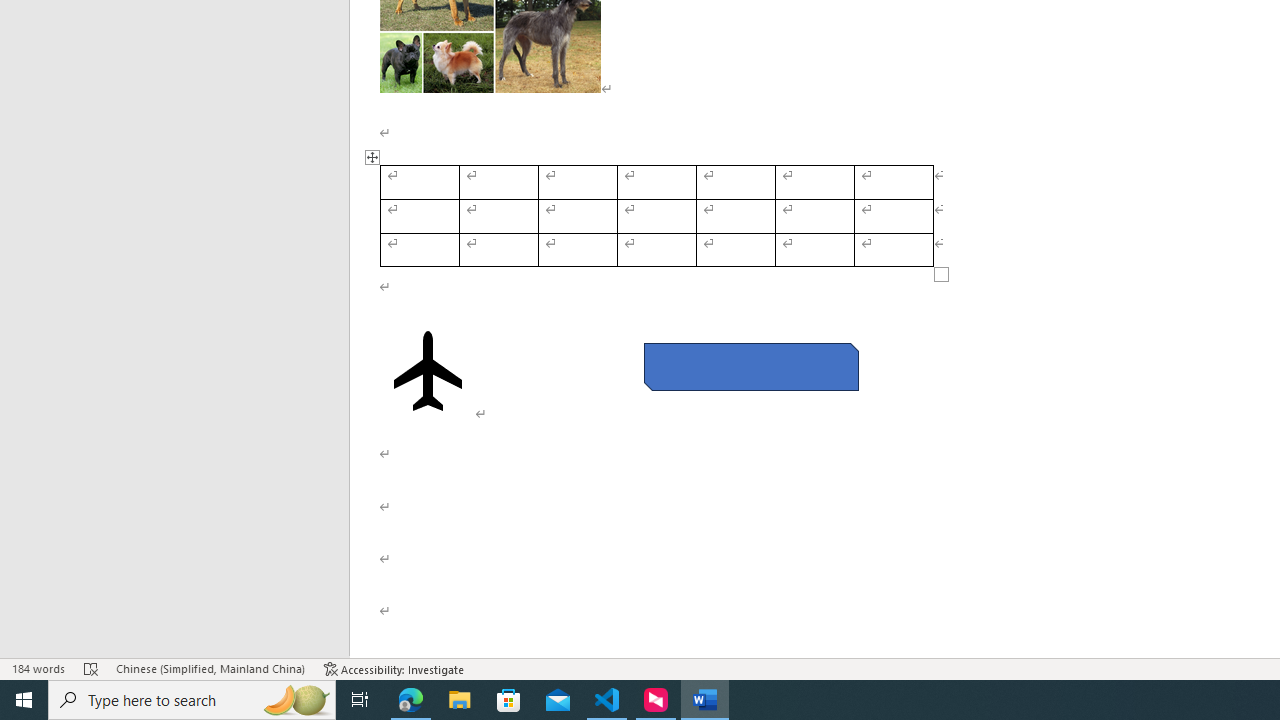  Describe the element at coordinates (427, 371) in the screenshot. I see `'Airplane with solid fill'` at that location.